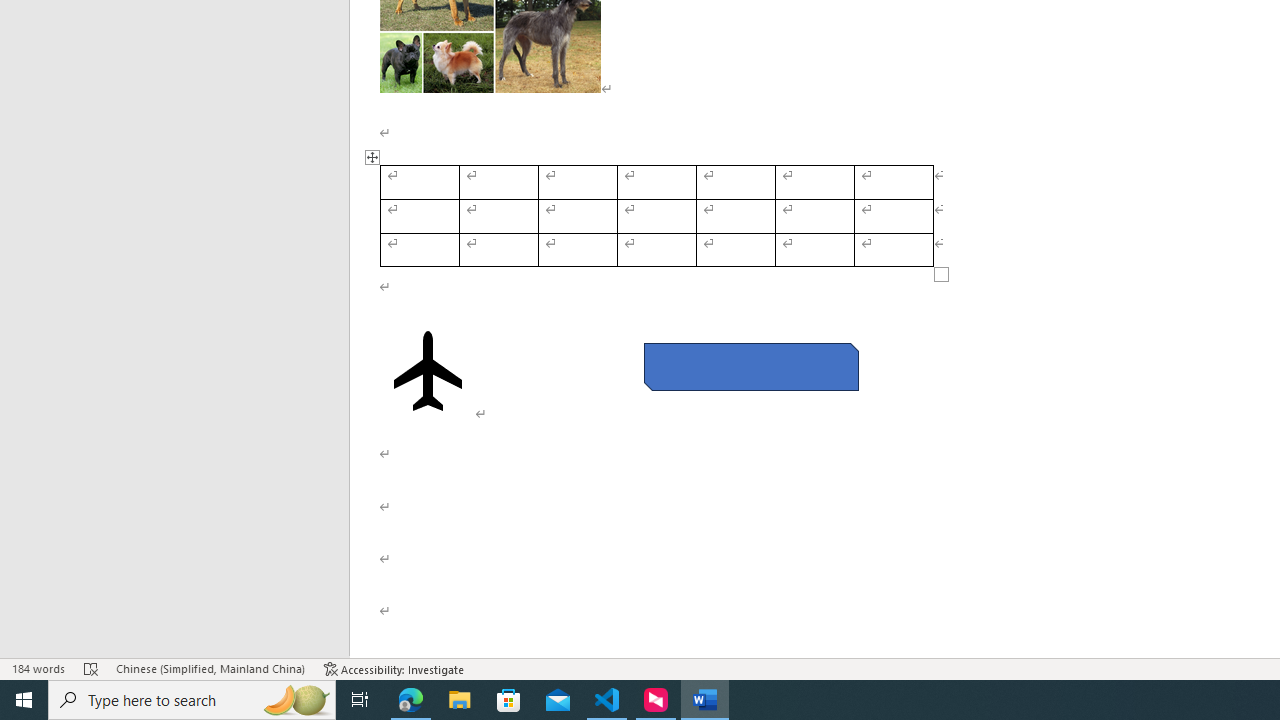  Describe the element at coordinates (427, 371) in the screenshot. I see `'Airplane with solid fill'` at that location.